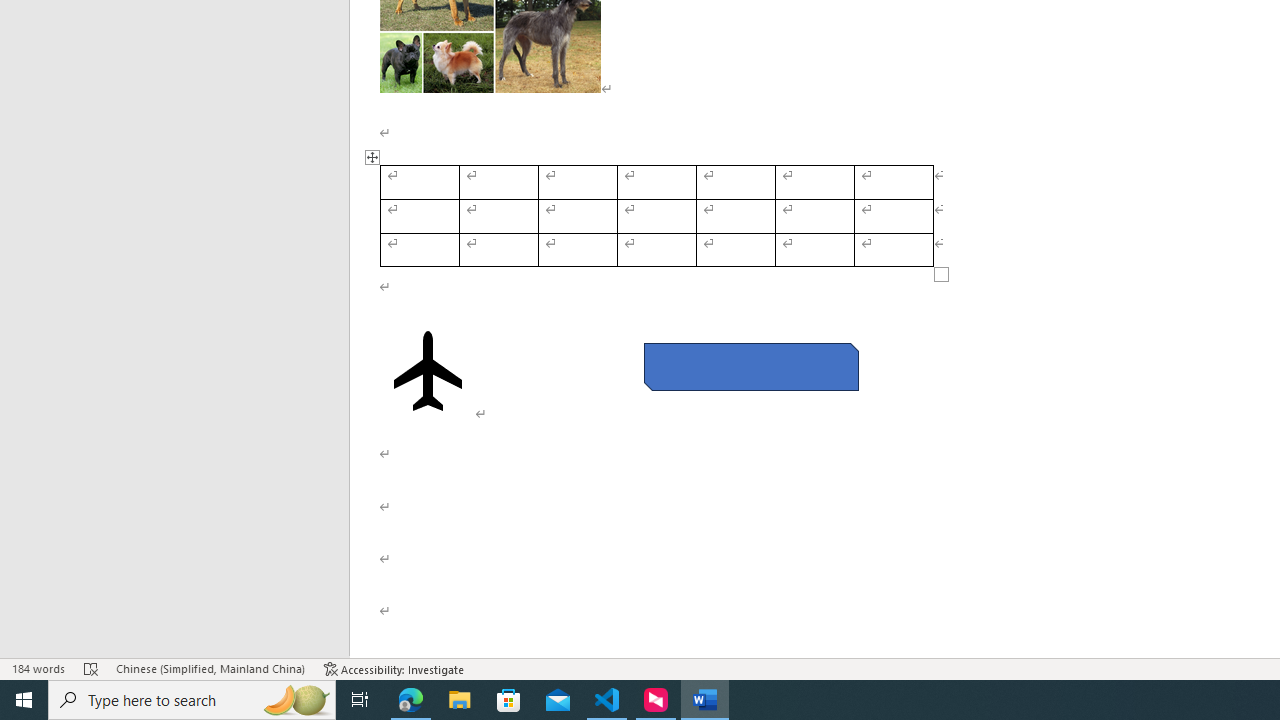  Describe the element at coordinates (427, 371) in the screenshot. I see `'Airplane with solid fill'` at that location.